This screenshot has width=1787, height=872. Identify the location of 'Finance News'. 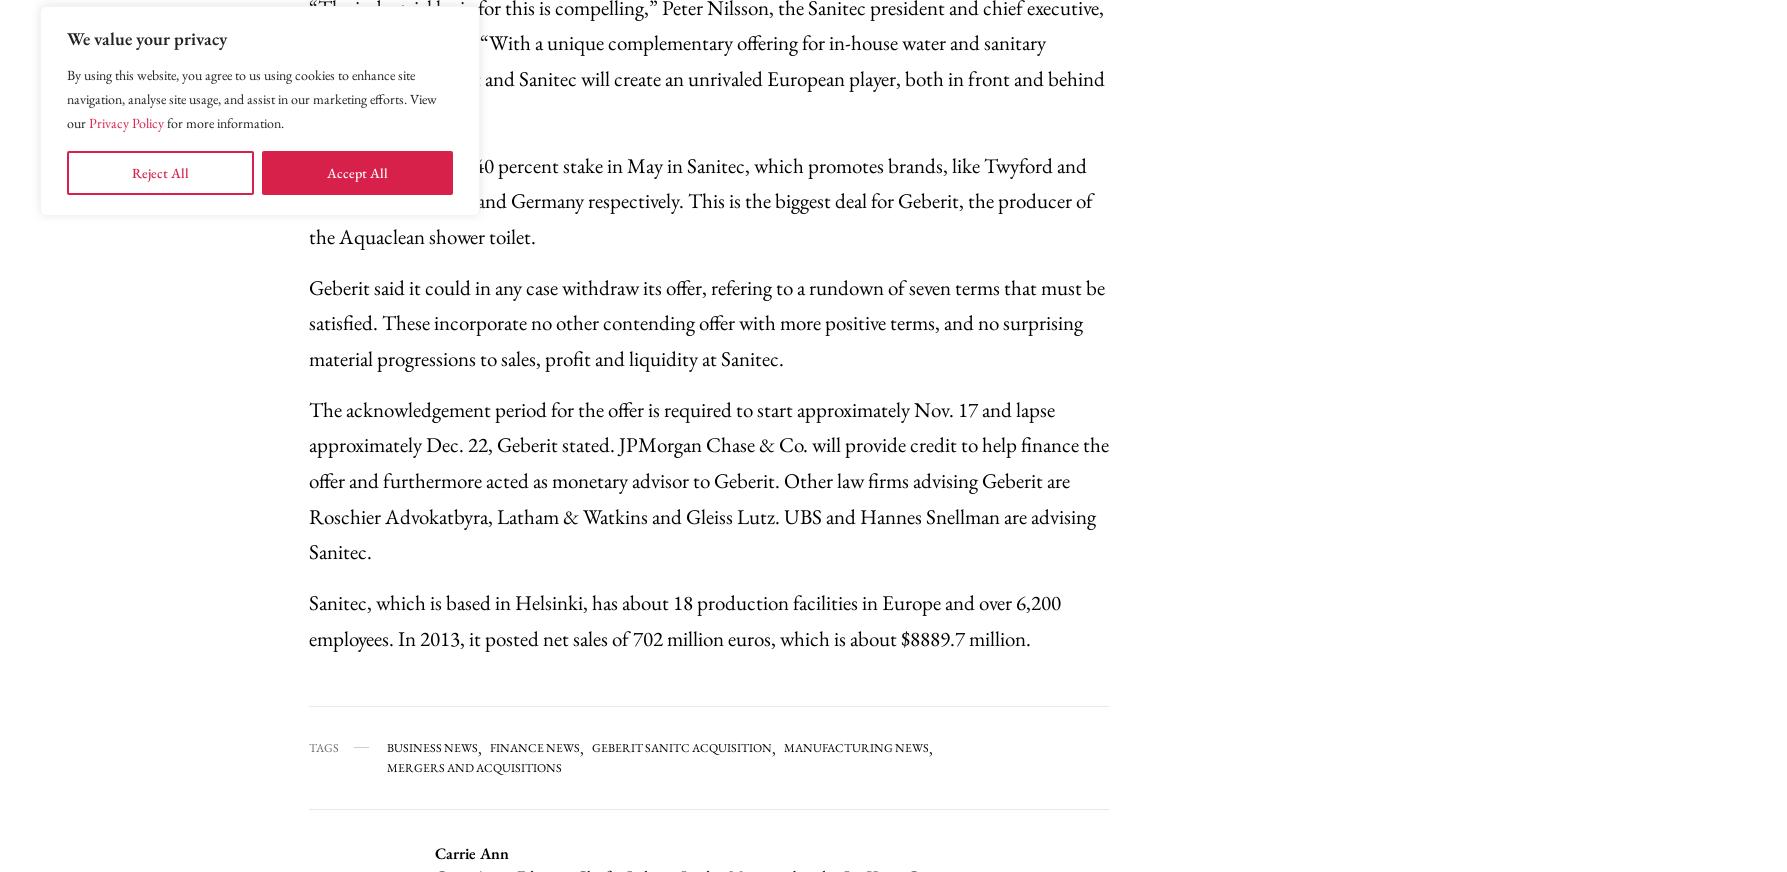
(533, 747).